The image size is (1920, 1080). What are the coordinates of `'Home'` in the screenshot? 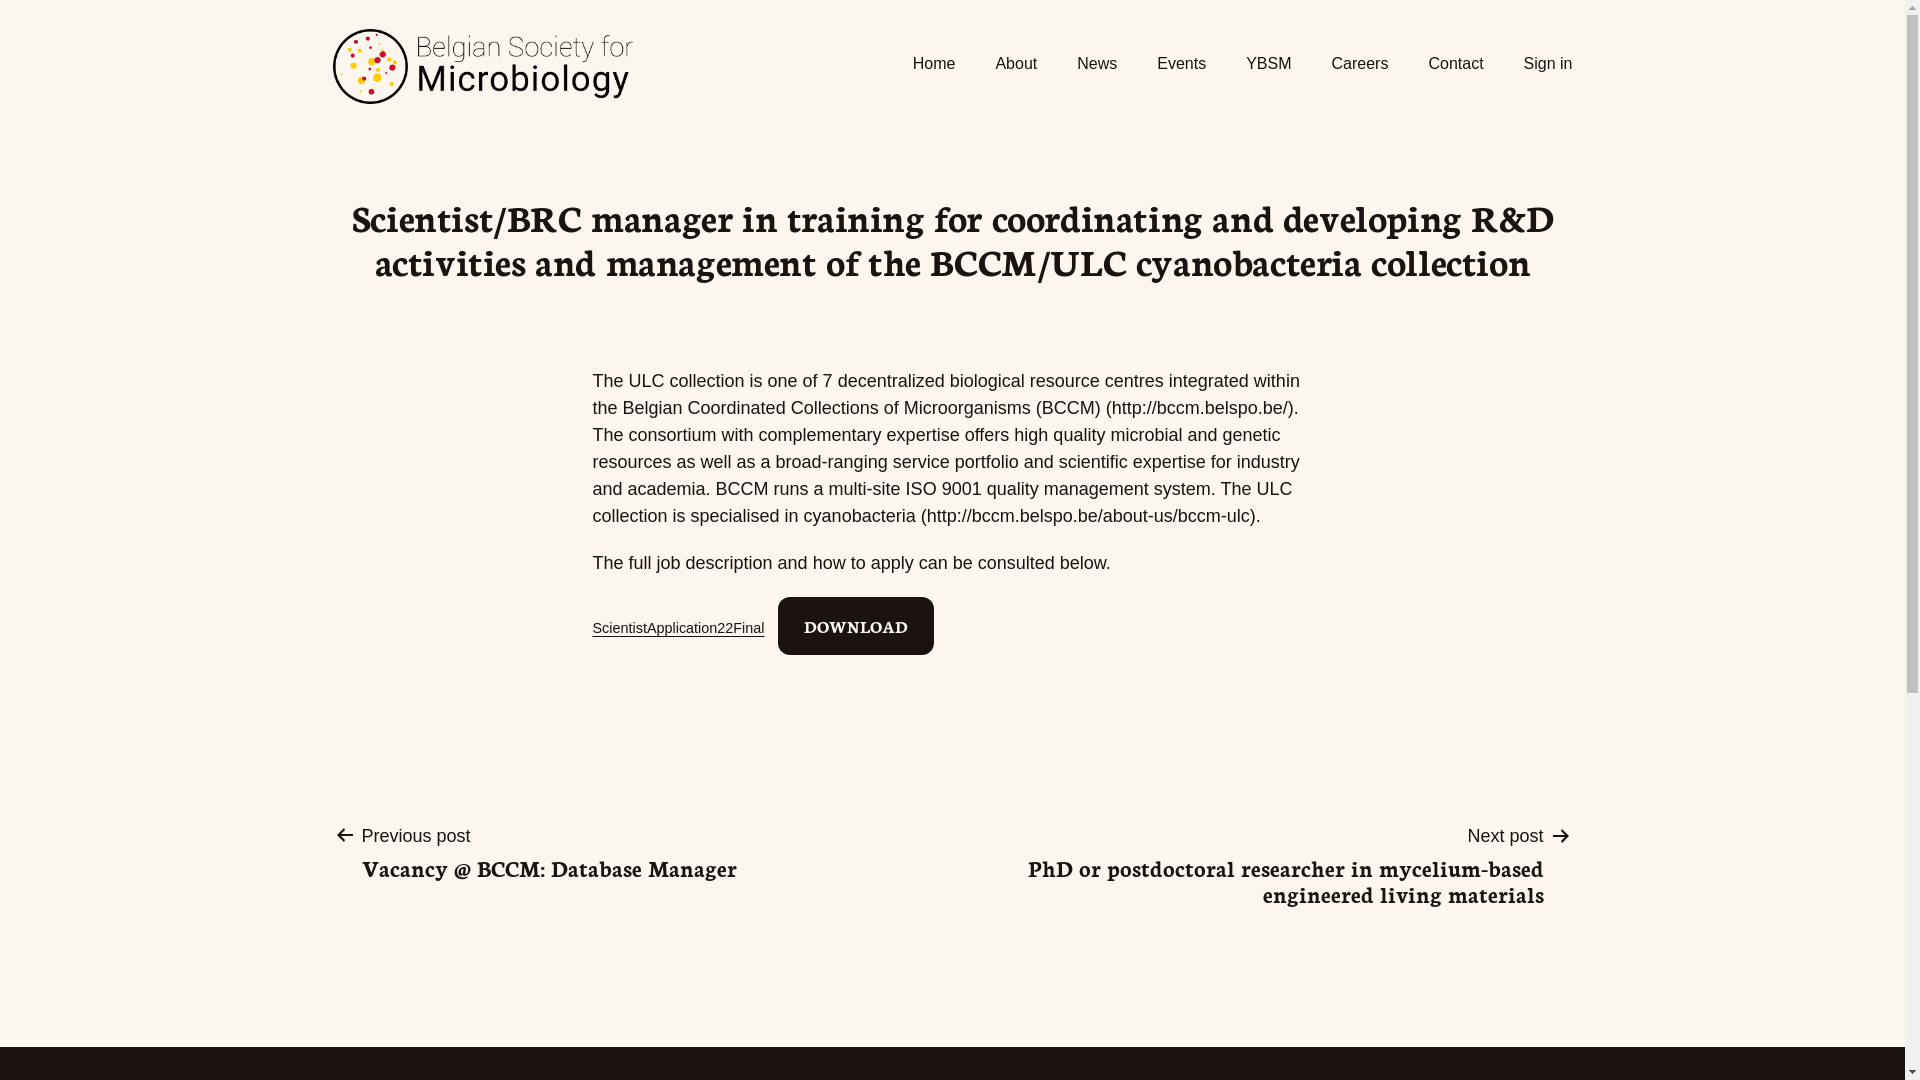 It's located at (891, 63).